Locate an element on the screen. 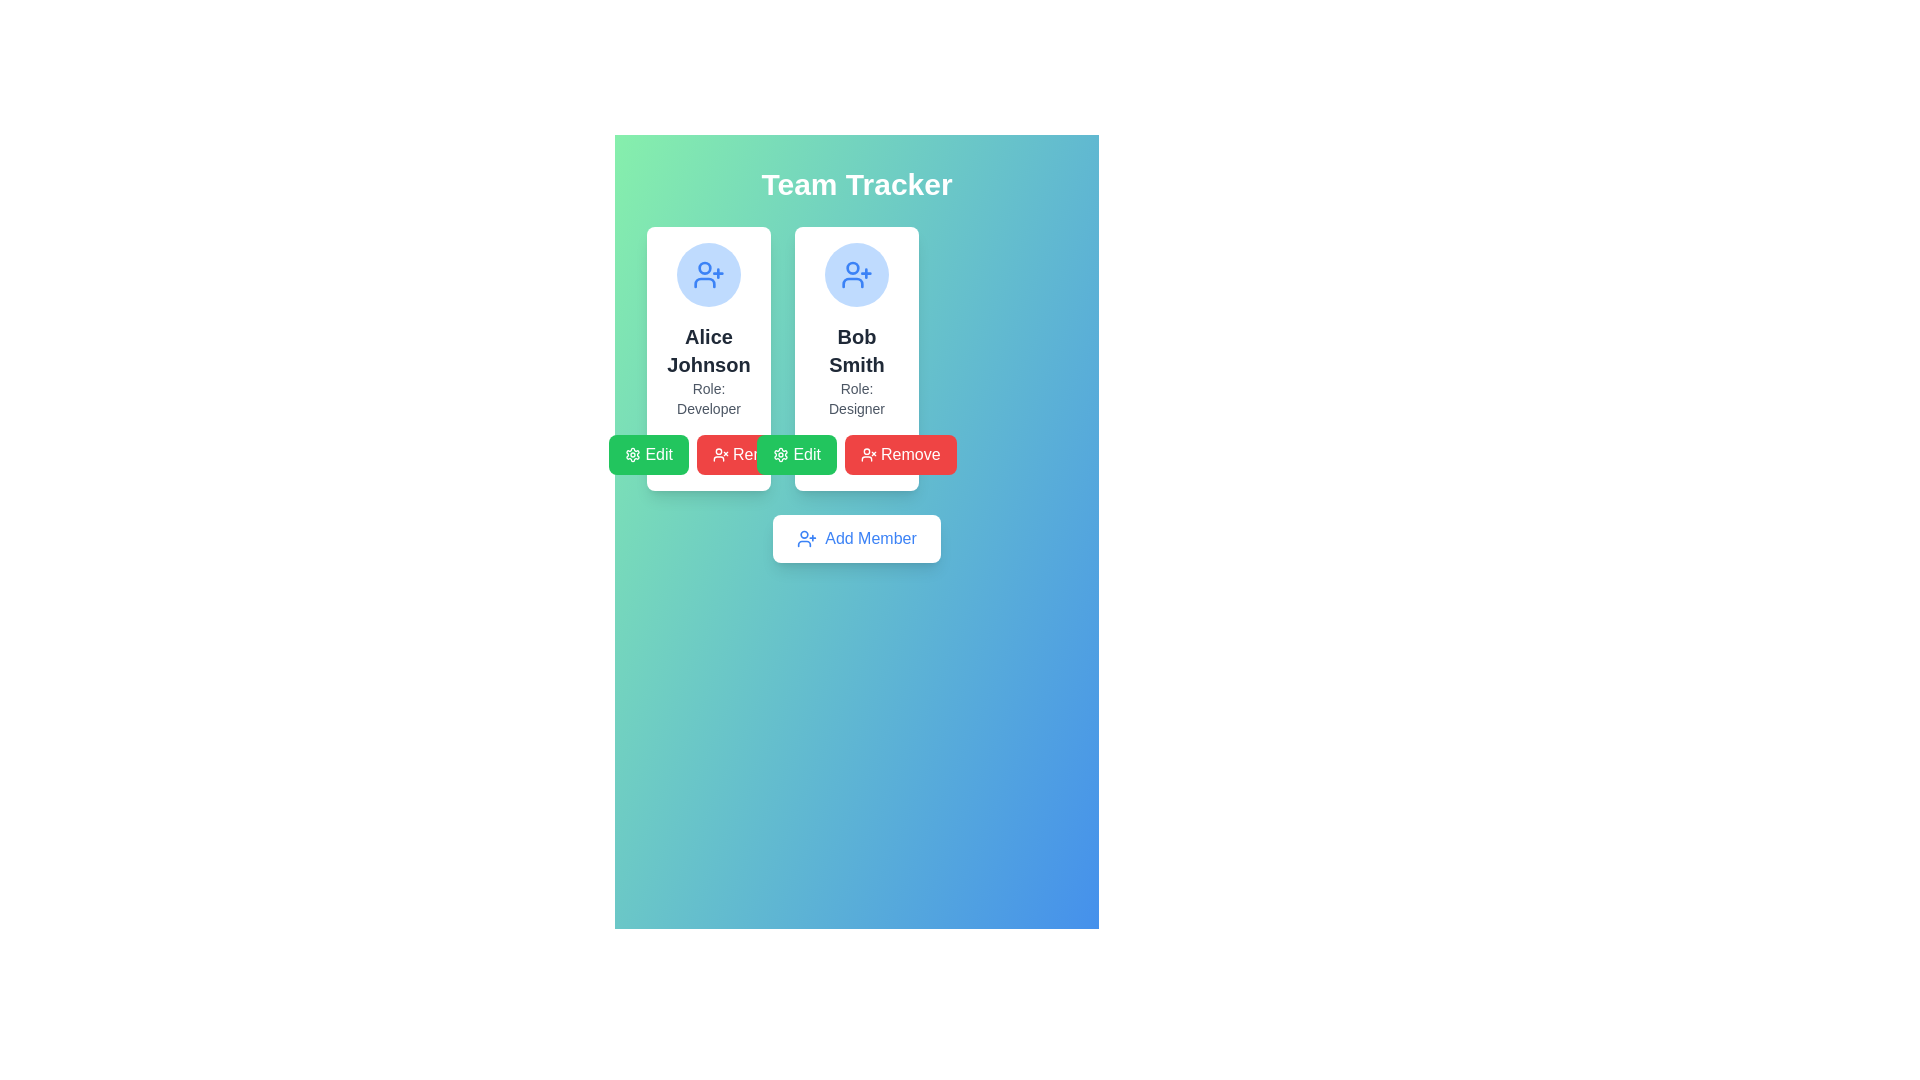  the 'Add Member' button is located at coordinates (857, 538).